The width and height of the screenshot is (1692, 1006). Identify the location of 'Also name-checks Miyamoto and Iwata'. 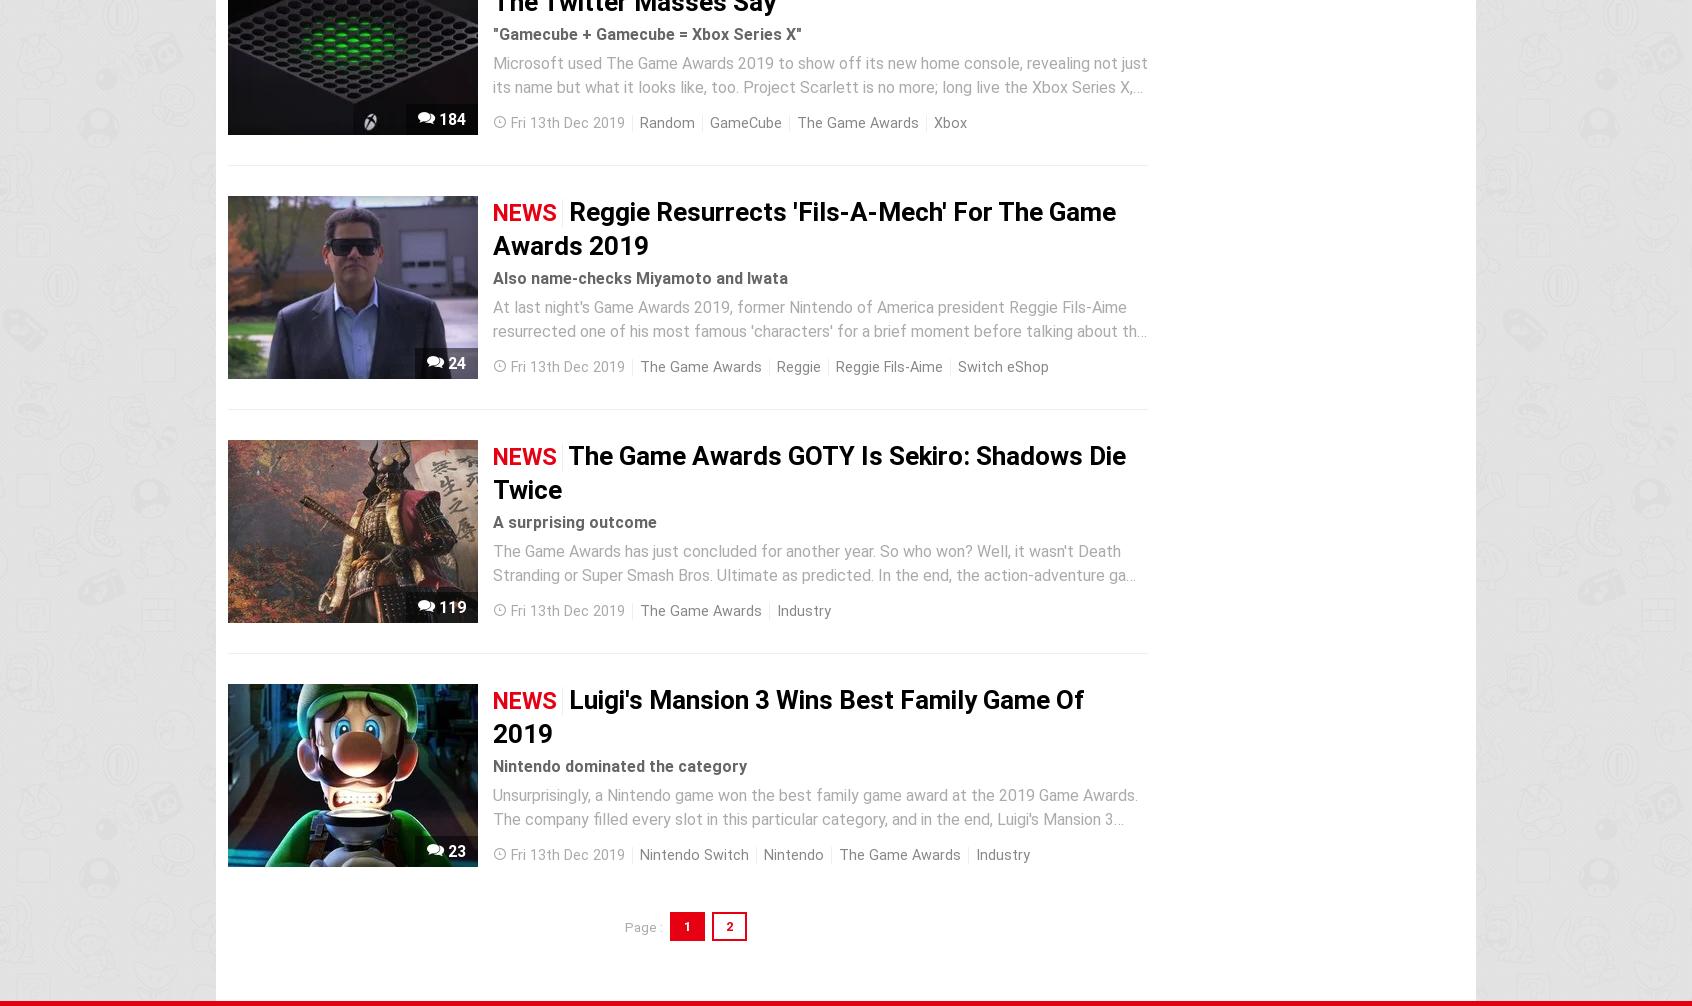
(640, 277).